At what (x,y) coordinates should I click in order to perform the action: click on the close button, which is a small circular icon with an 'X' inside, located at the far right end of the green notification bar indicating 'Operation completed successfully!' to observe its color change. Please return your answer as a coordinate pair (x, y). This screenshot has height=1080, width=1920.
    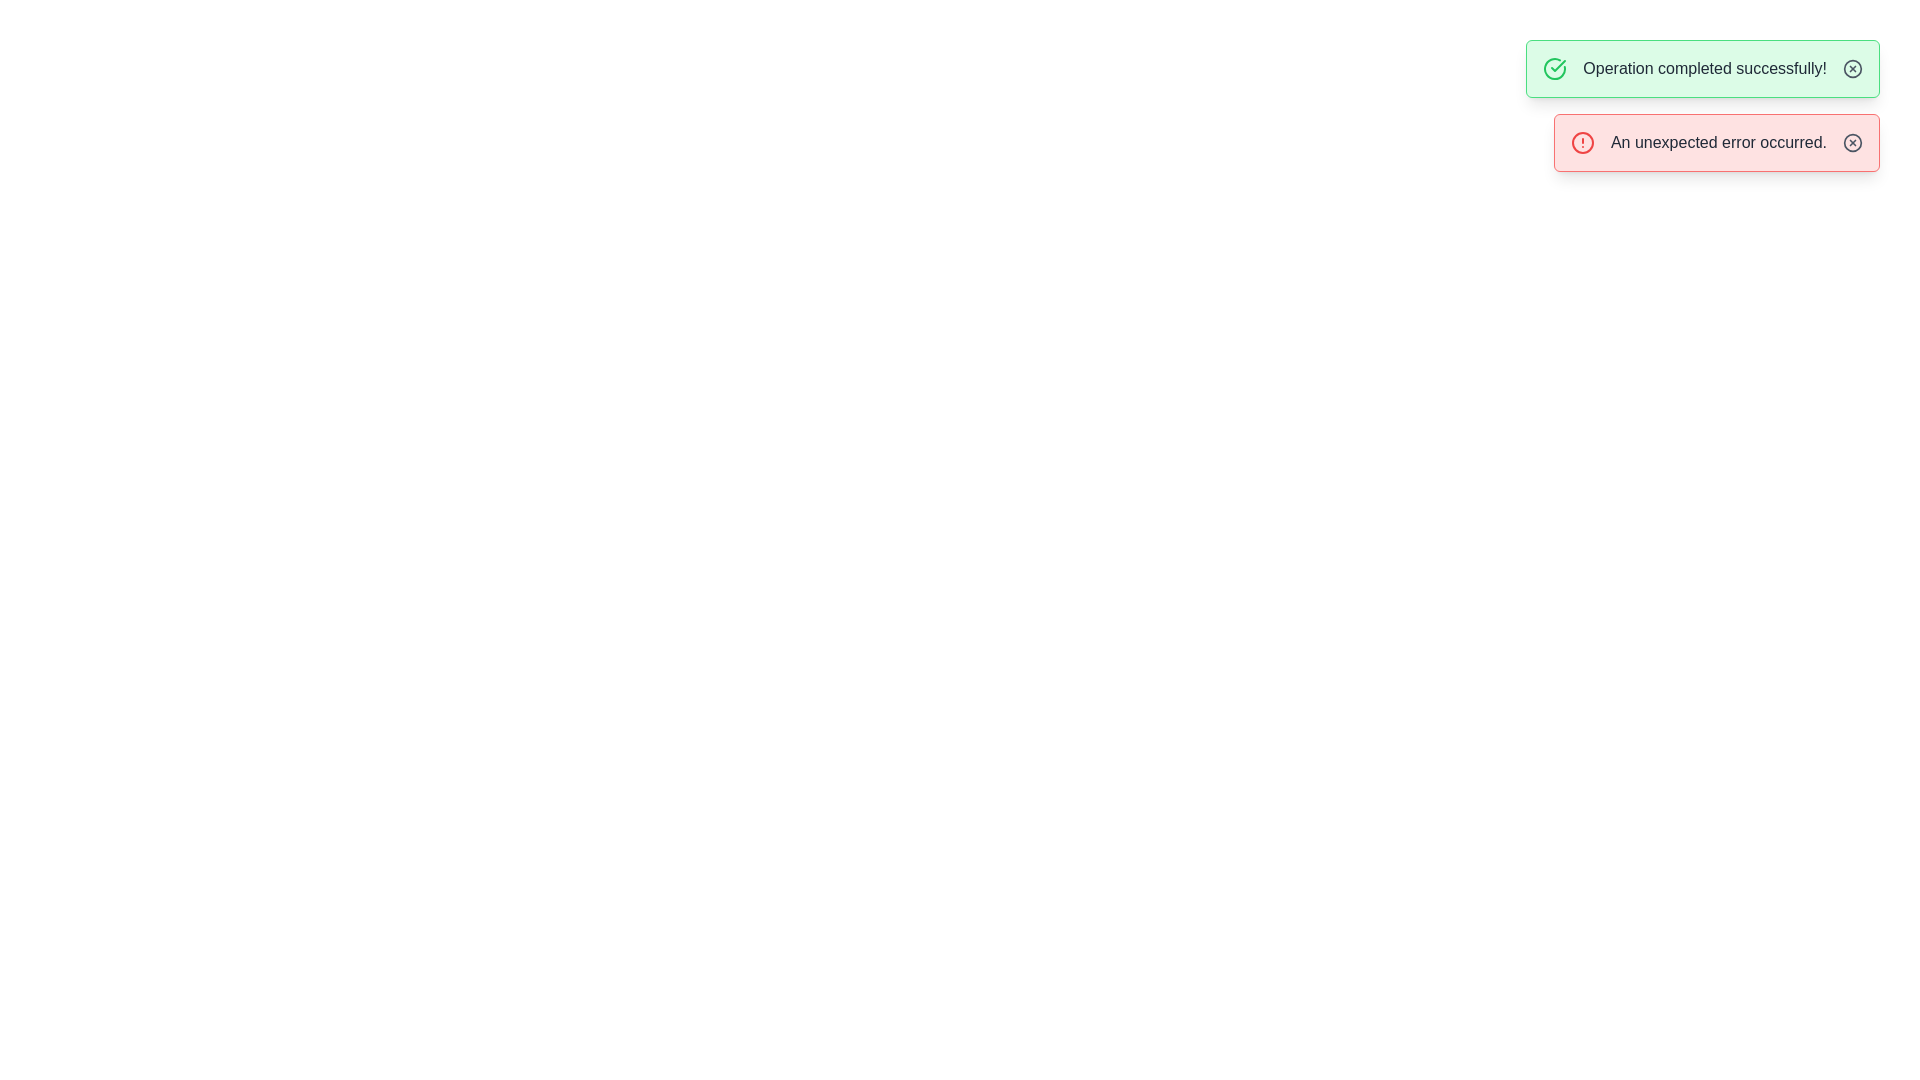
    Looking at the image, I should click on (1851, 68).